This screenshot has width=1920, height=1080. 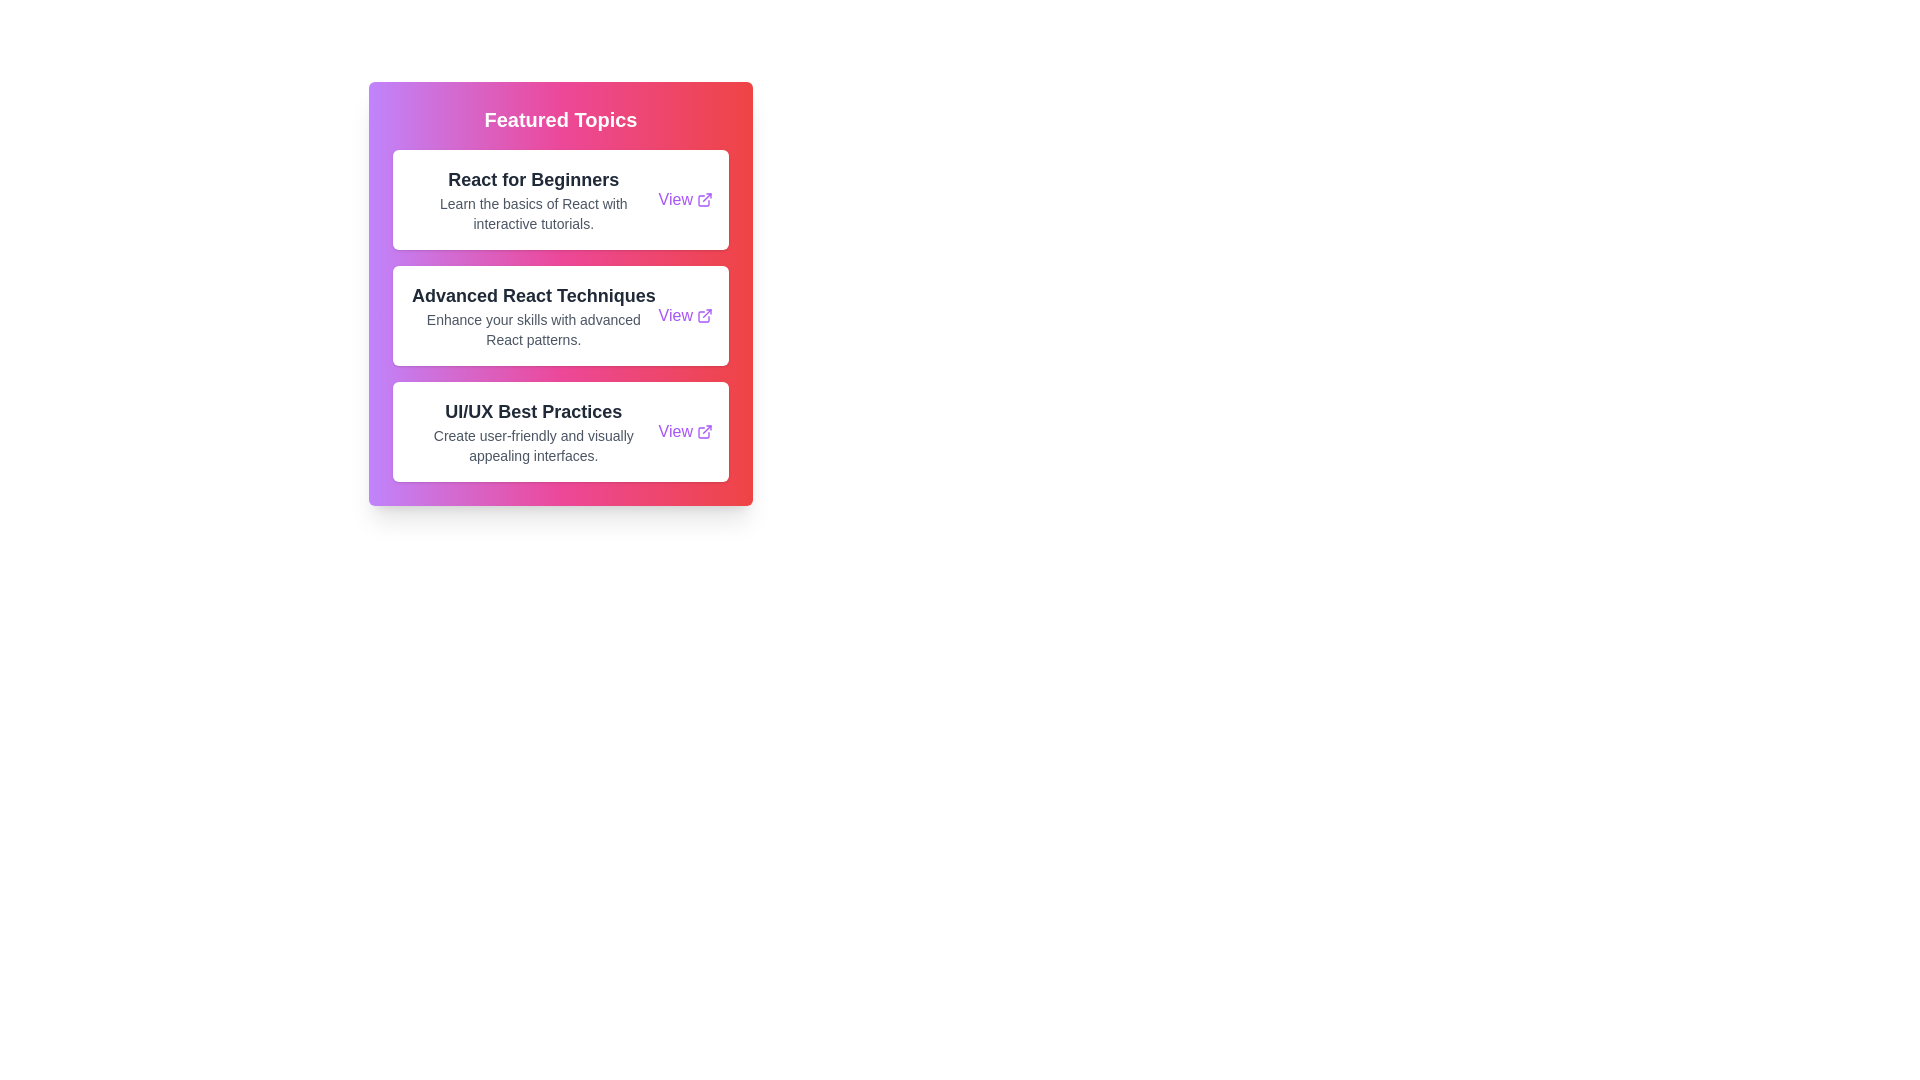 What do you see at coordinates (560, 200) in the screenshot?
I see `displayed text and details from the Informational Card titled 'React for Beginners', which is the first card in the 'Featured Topics' section` at bounding box center [560, 200].